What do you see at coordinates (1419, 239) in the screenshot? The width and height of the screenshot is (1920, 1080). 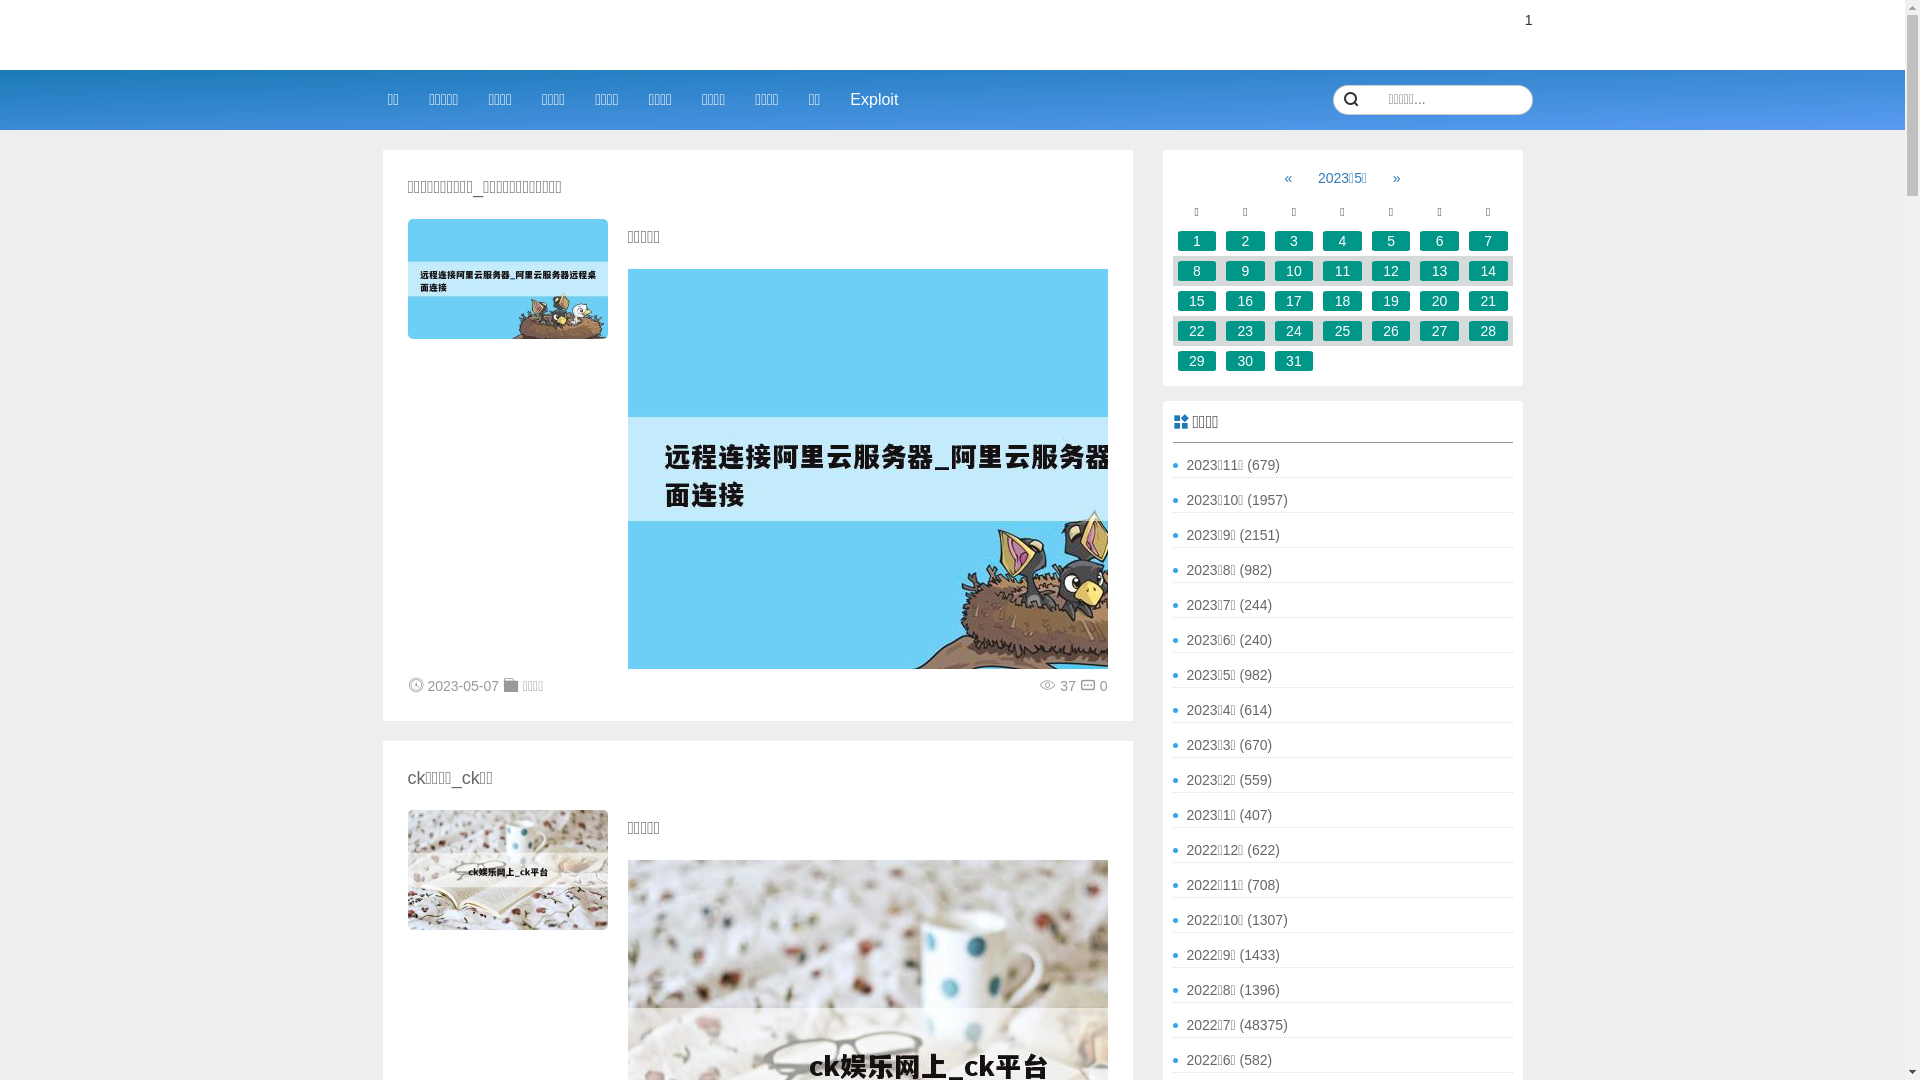 I see `'6'` at bounding box center [1419, 239].